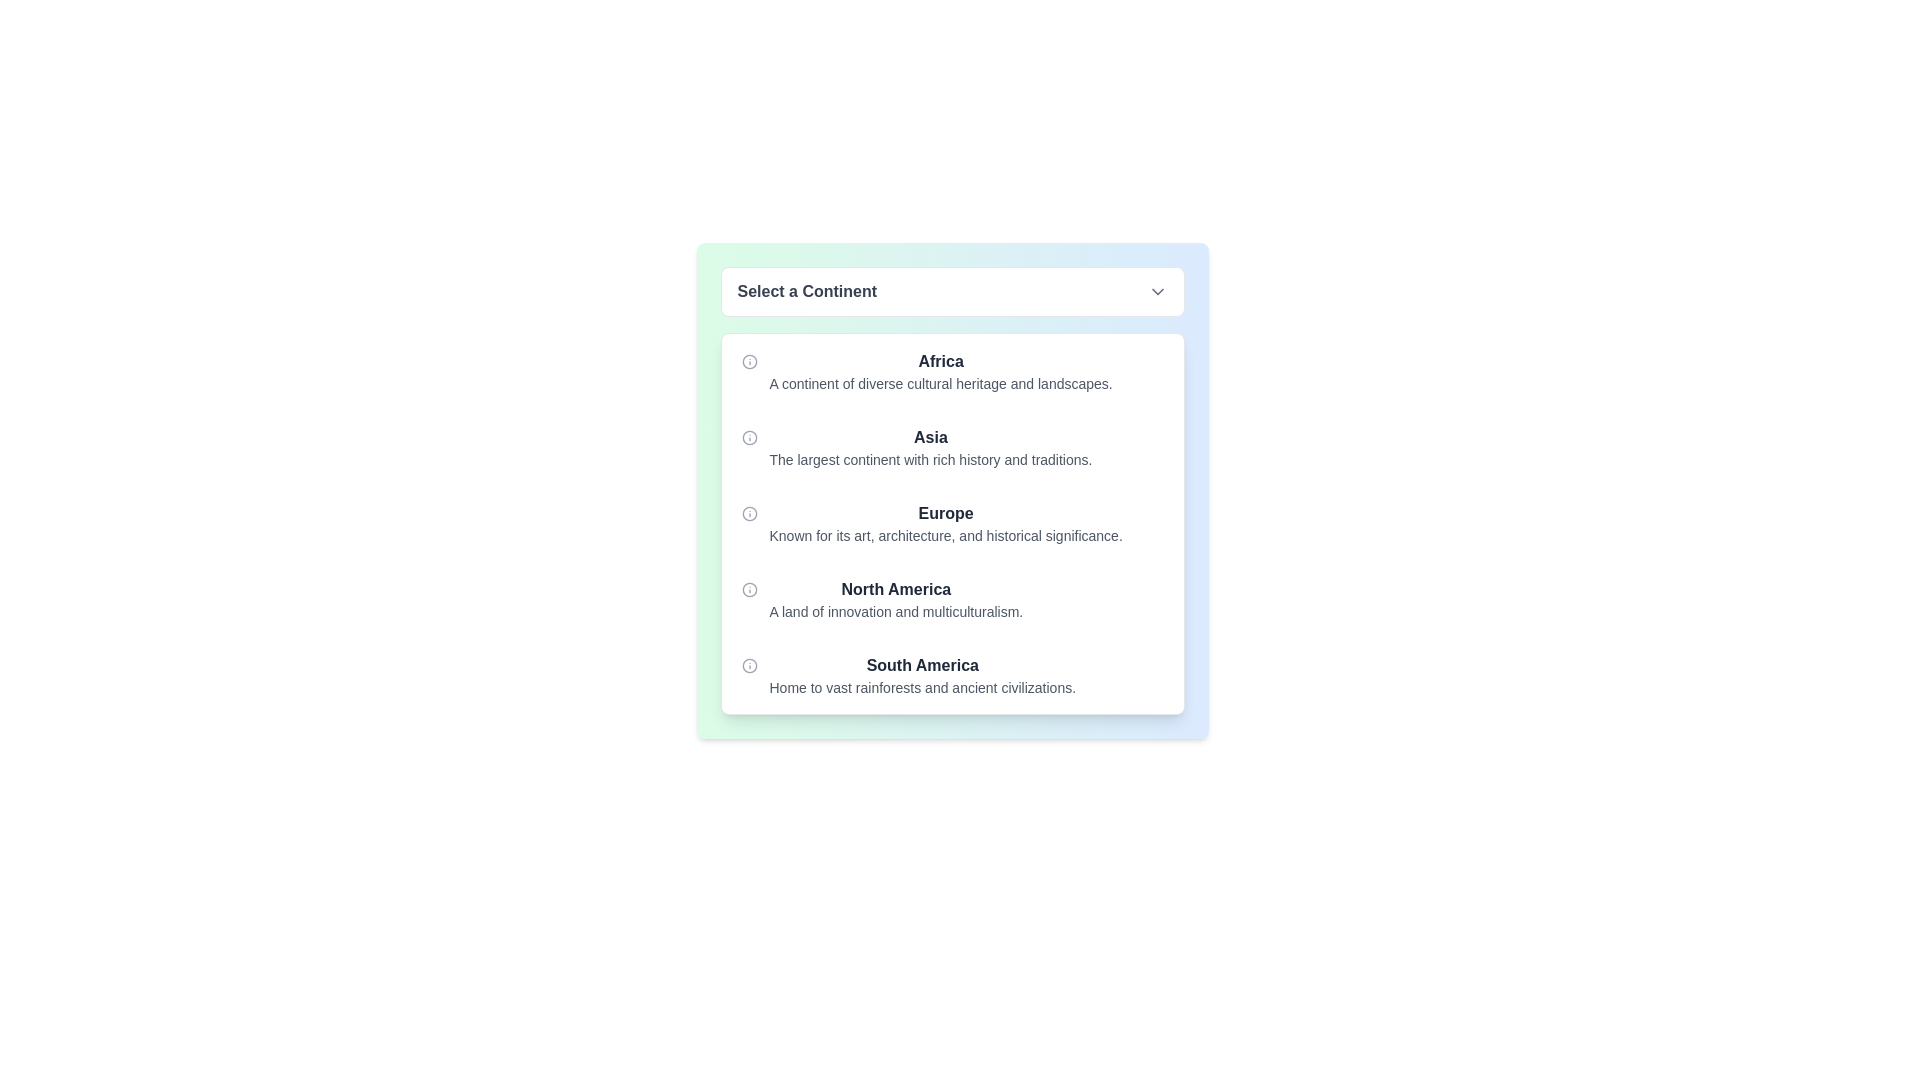  I want to click on the fifth list item labeled 'South America' which includes an informational icon, title, and description, so click(951, 675).